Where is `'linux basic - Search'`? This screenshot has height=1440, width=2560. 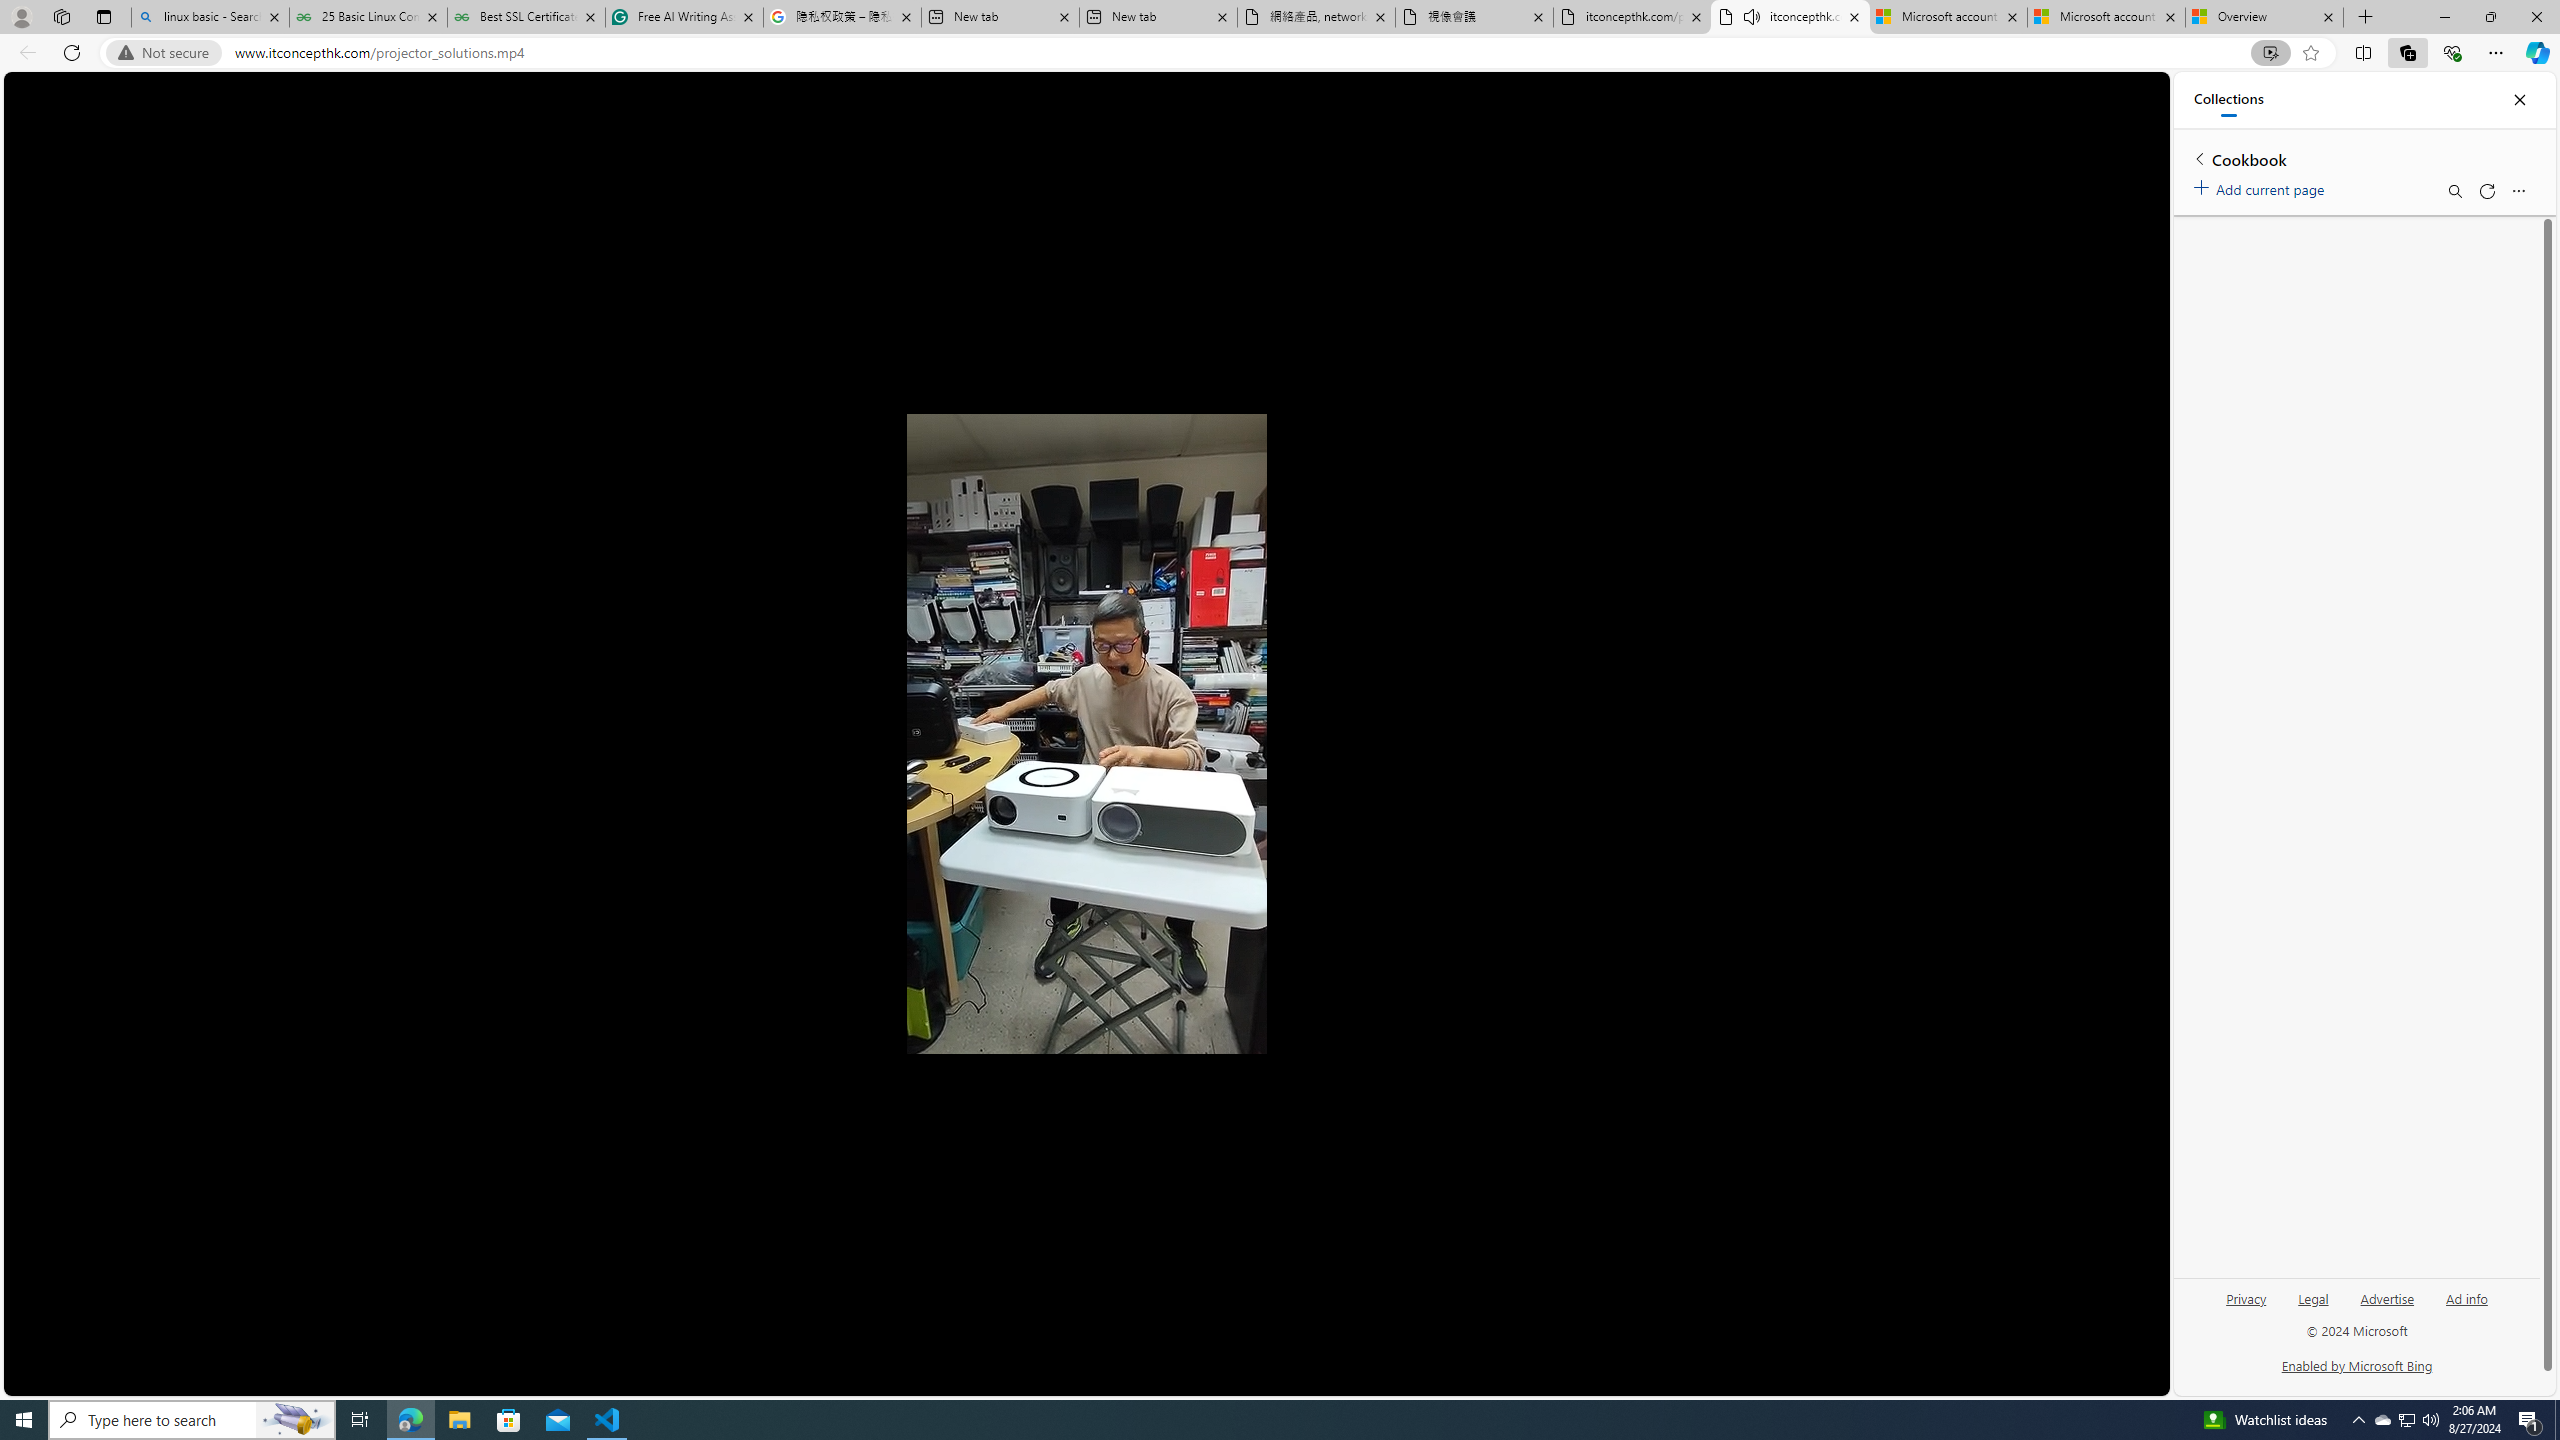
'linux basic - Search' is located at coordinates (208, 16).